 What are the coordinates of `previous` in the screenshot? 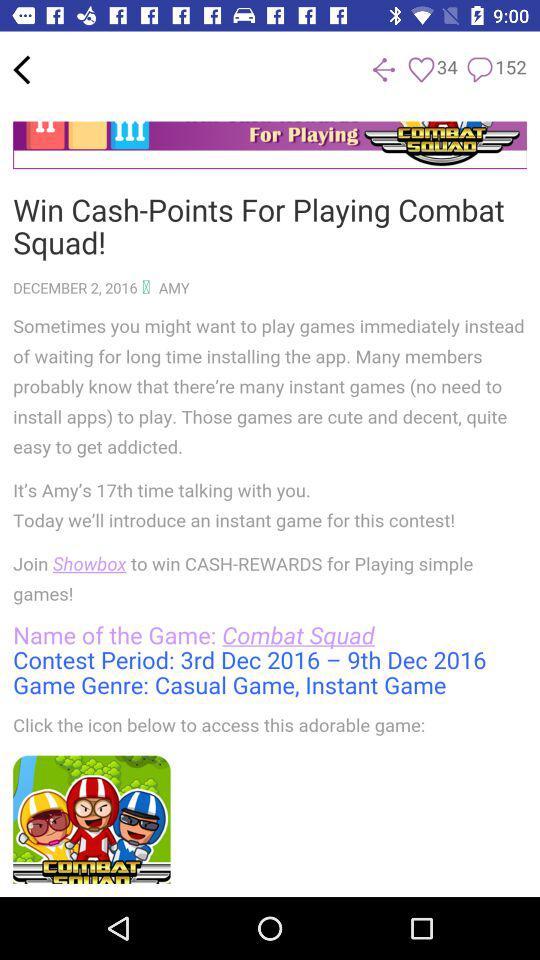 It's located at (20, 69).